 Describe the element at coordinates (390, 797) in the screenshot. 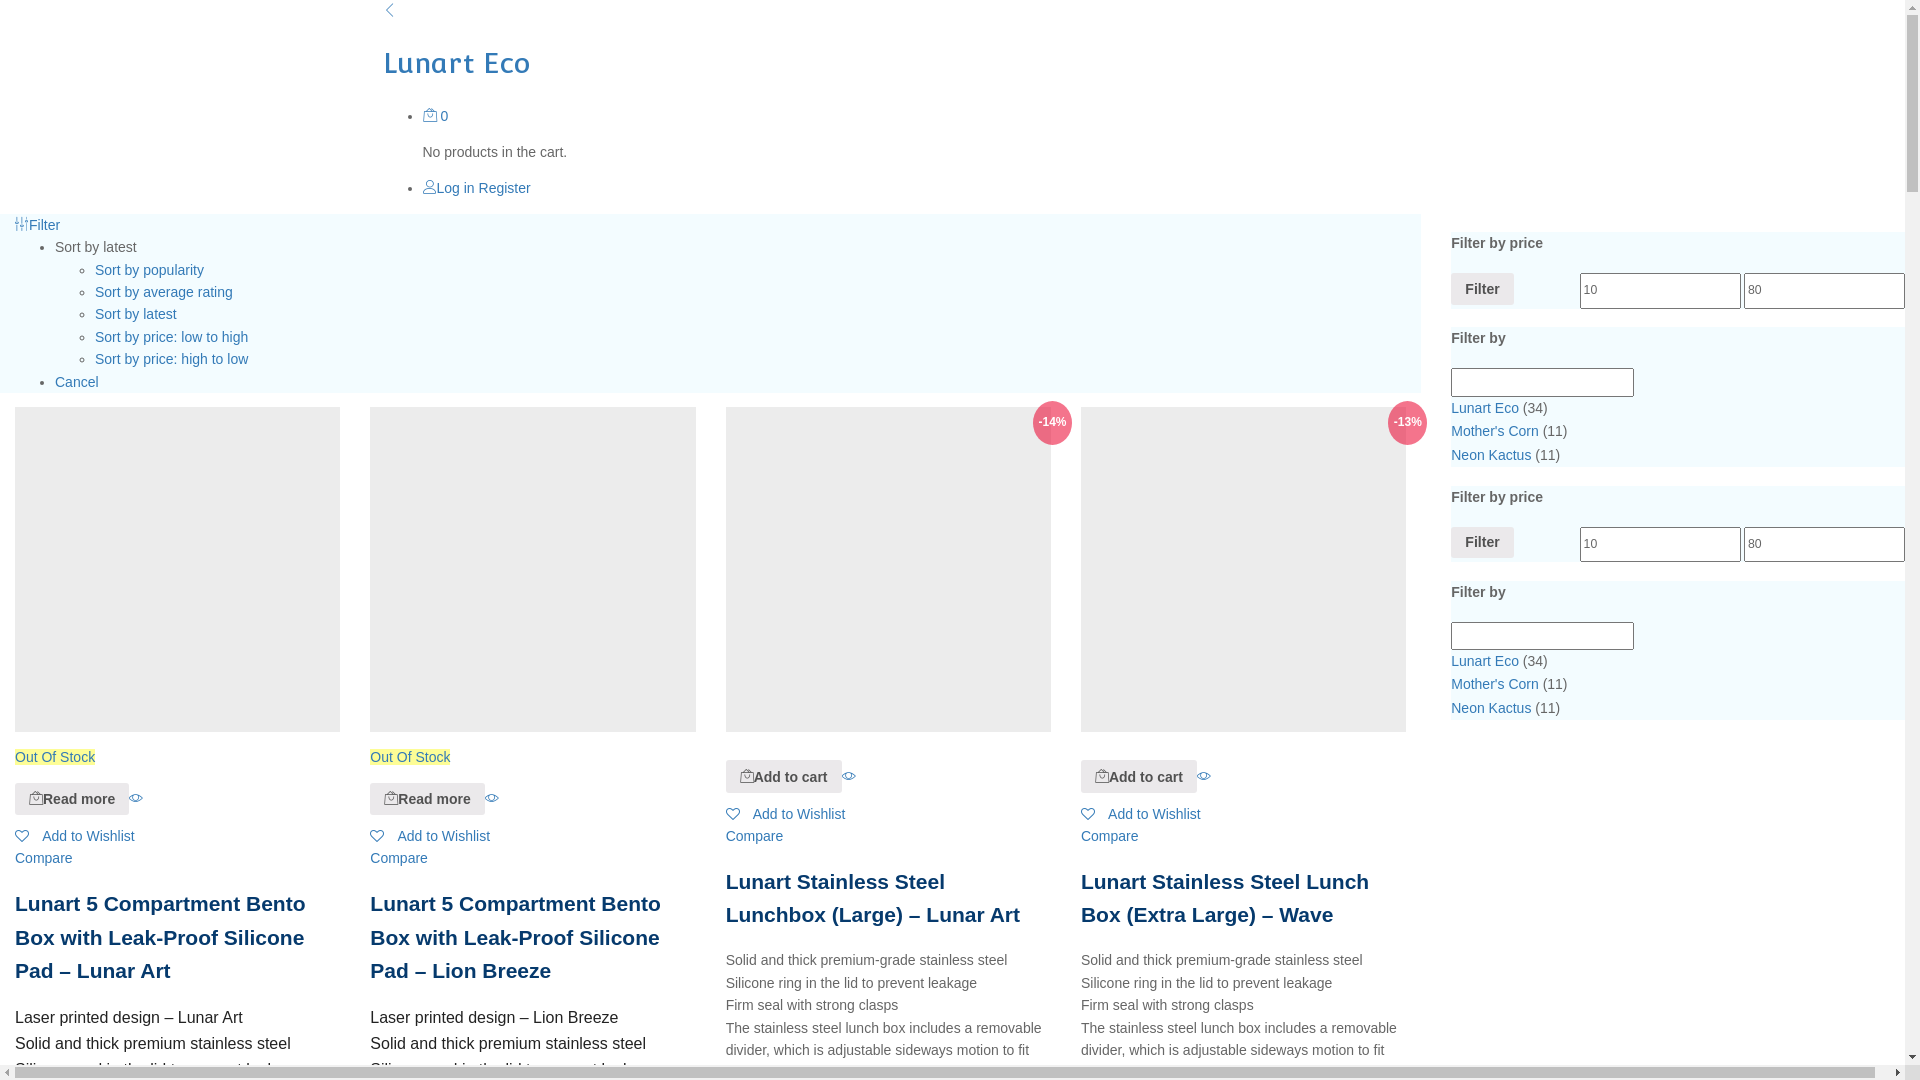

I see `'Read more'` at that location.